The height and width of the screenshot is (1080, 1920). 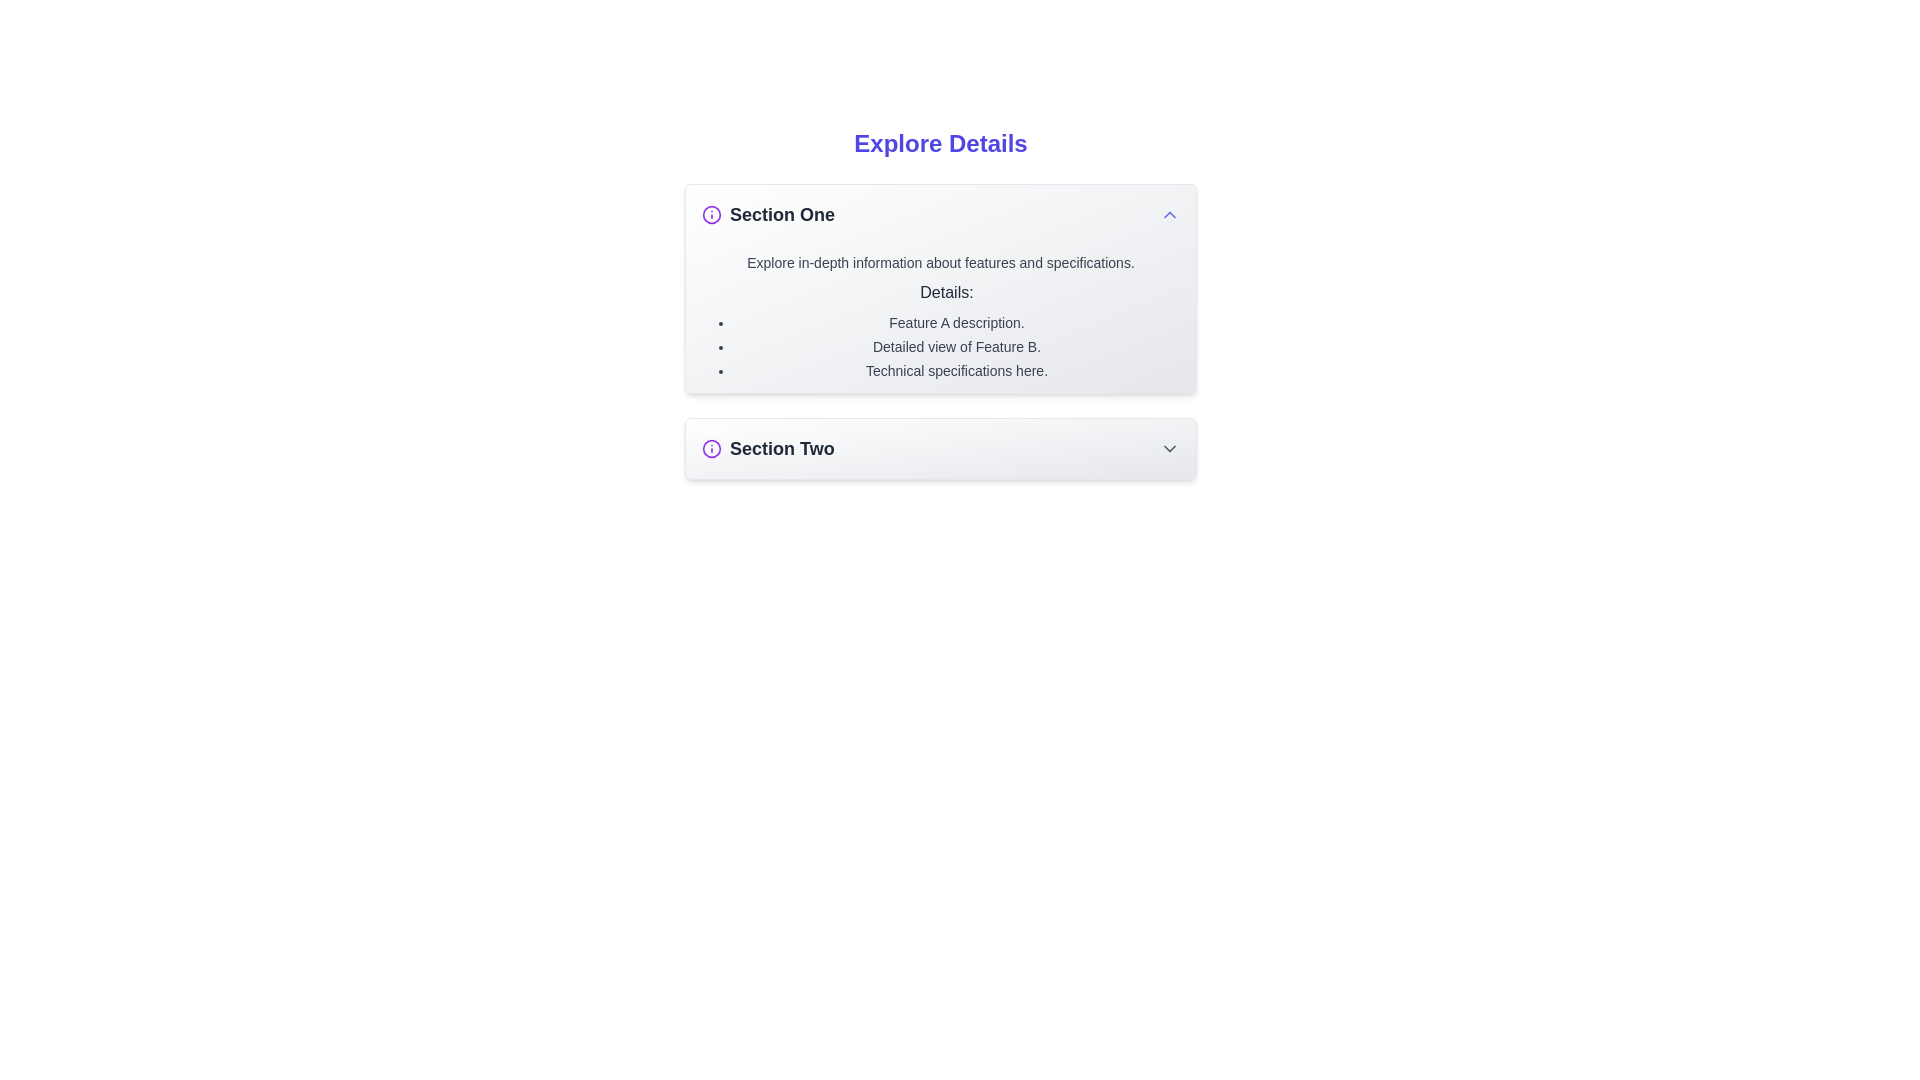 What do you see at coordinates (711, 447) in the screenshot?
I see `circular graphic icon within the 'Explore Details' interface, located to the left of the 'Section One' label` at bounding box center [711, 447].